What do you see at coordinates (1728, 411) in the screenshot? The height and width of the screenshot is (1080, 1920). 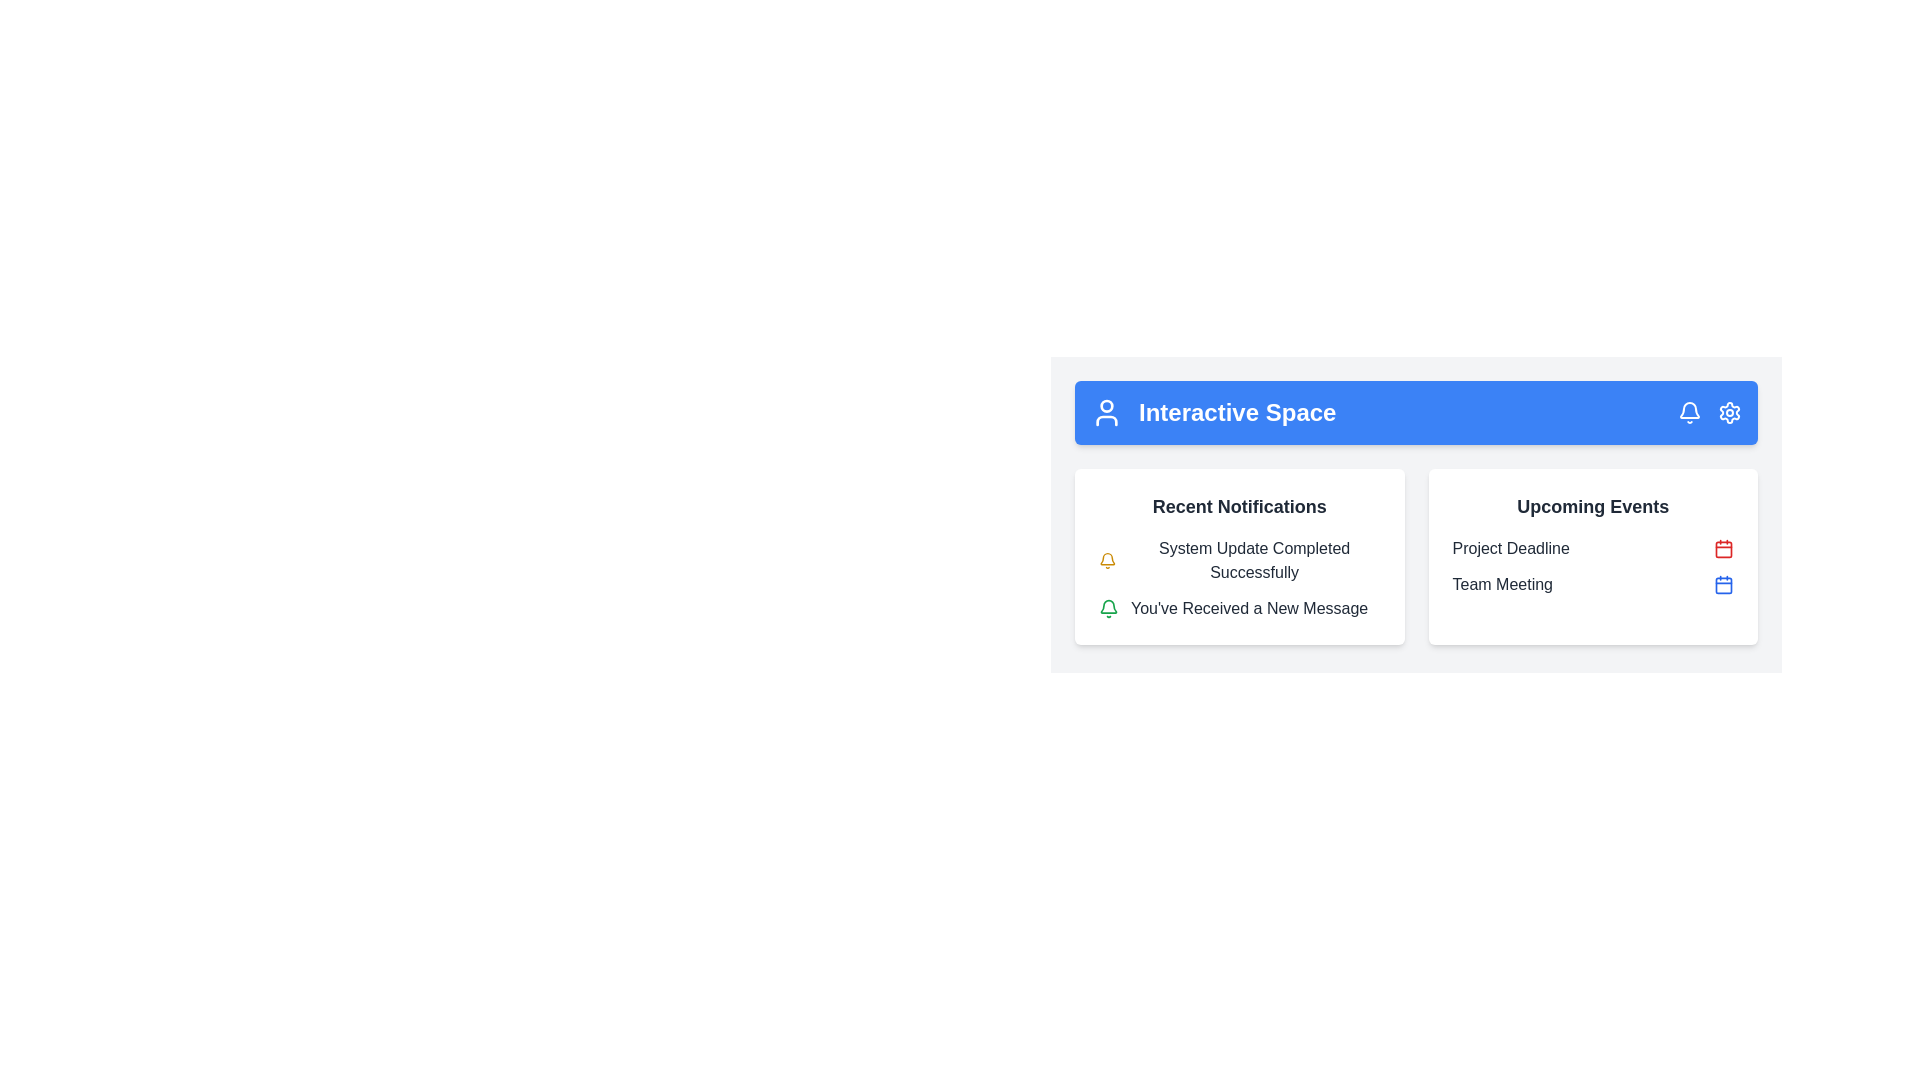 I see `the circular gear icon button located at the top-right corner of the blue interface header` at bounding box center [1728, 411].